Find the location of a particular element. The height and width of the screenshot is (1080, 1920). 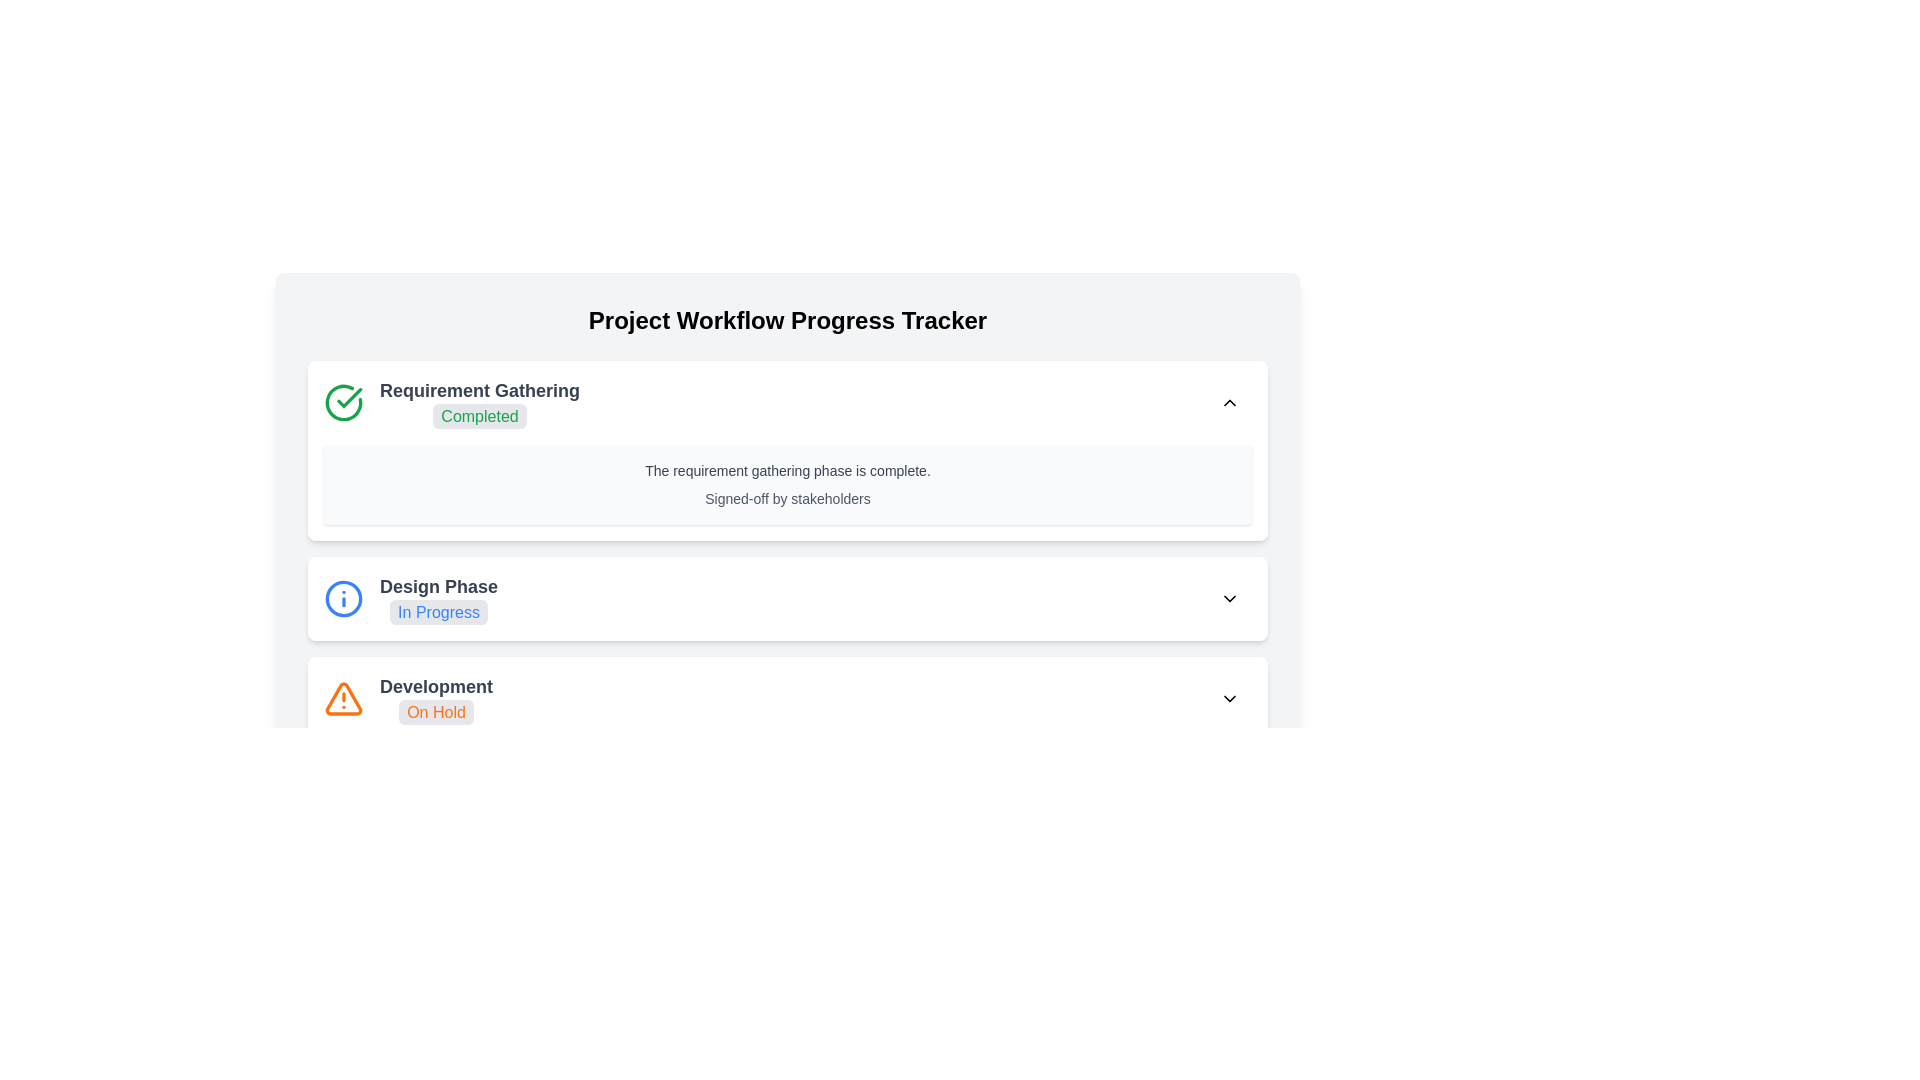

the Chevron icon (Expand/Collapse) is located at coordinates (1228, 402).